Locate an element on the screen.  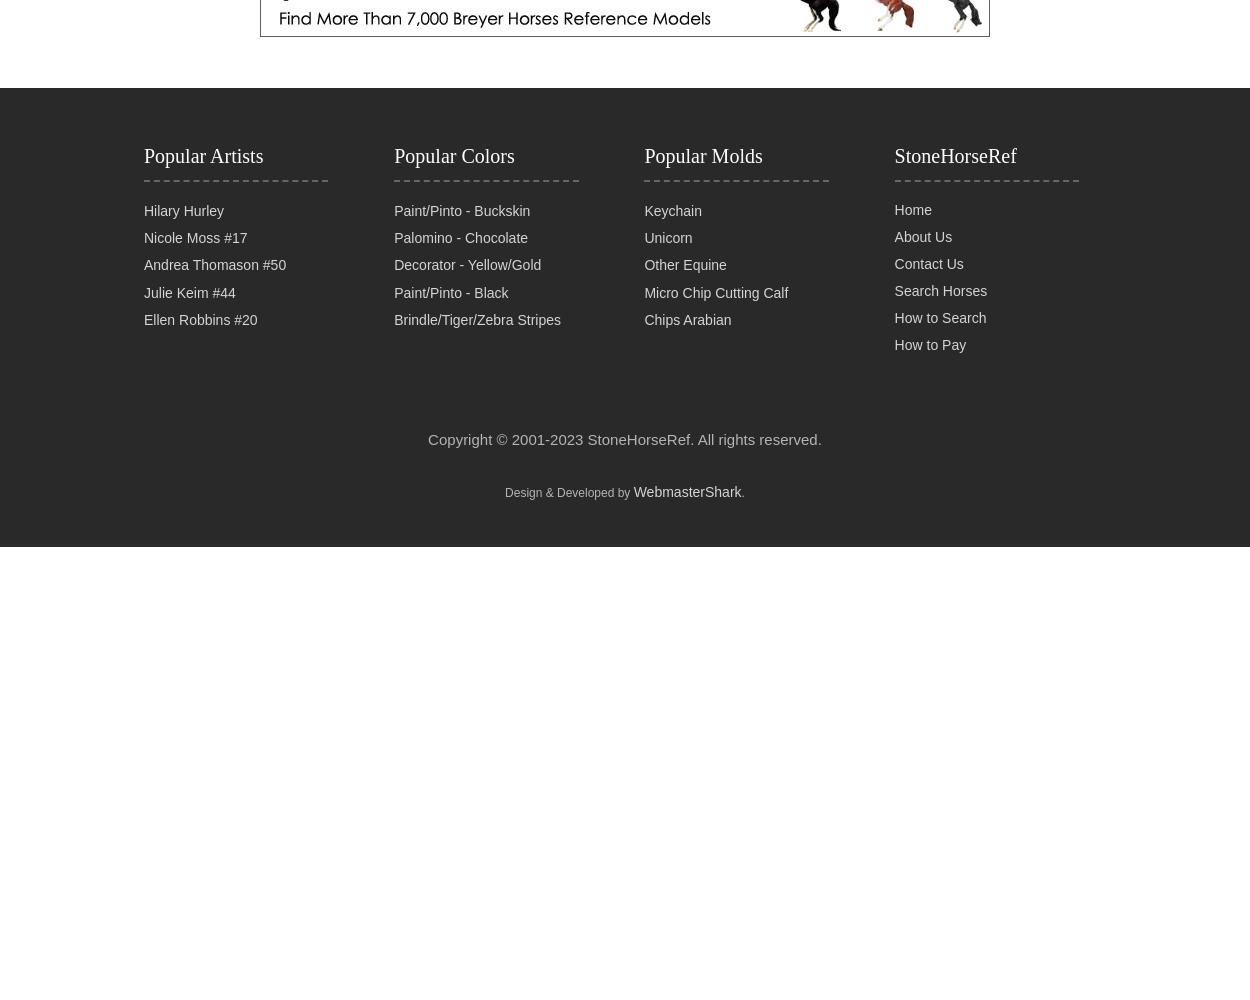
'Keychain' is located at coordinates (673, 209).